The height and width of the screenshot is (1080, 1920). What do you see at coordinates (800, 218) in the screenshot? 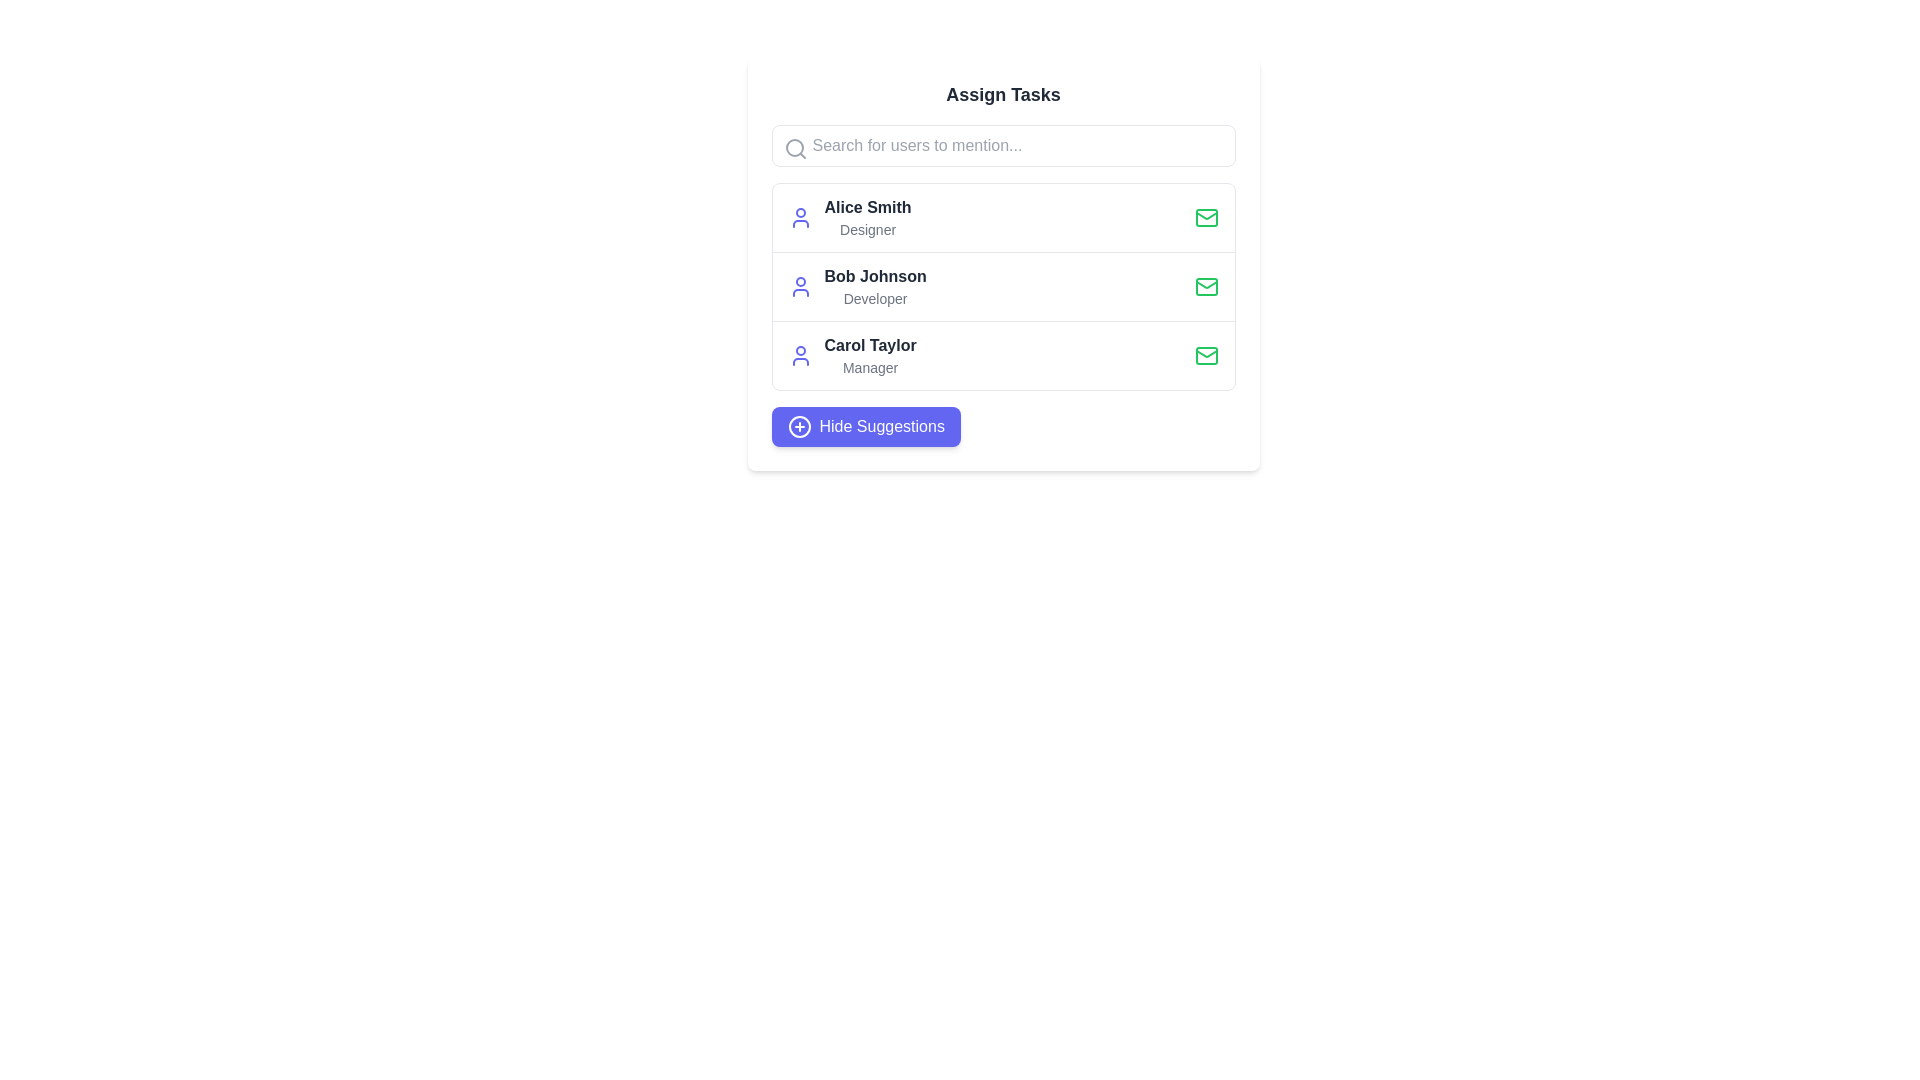
I see `the user icon representing 'Alice Smith' in the assignable tasks list, located to the left of the name and title text 'Alice Smith Designer'` at bounding box center [800, 218].